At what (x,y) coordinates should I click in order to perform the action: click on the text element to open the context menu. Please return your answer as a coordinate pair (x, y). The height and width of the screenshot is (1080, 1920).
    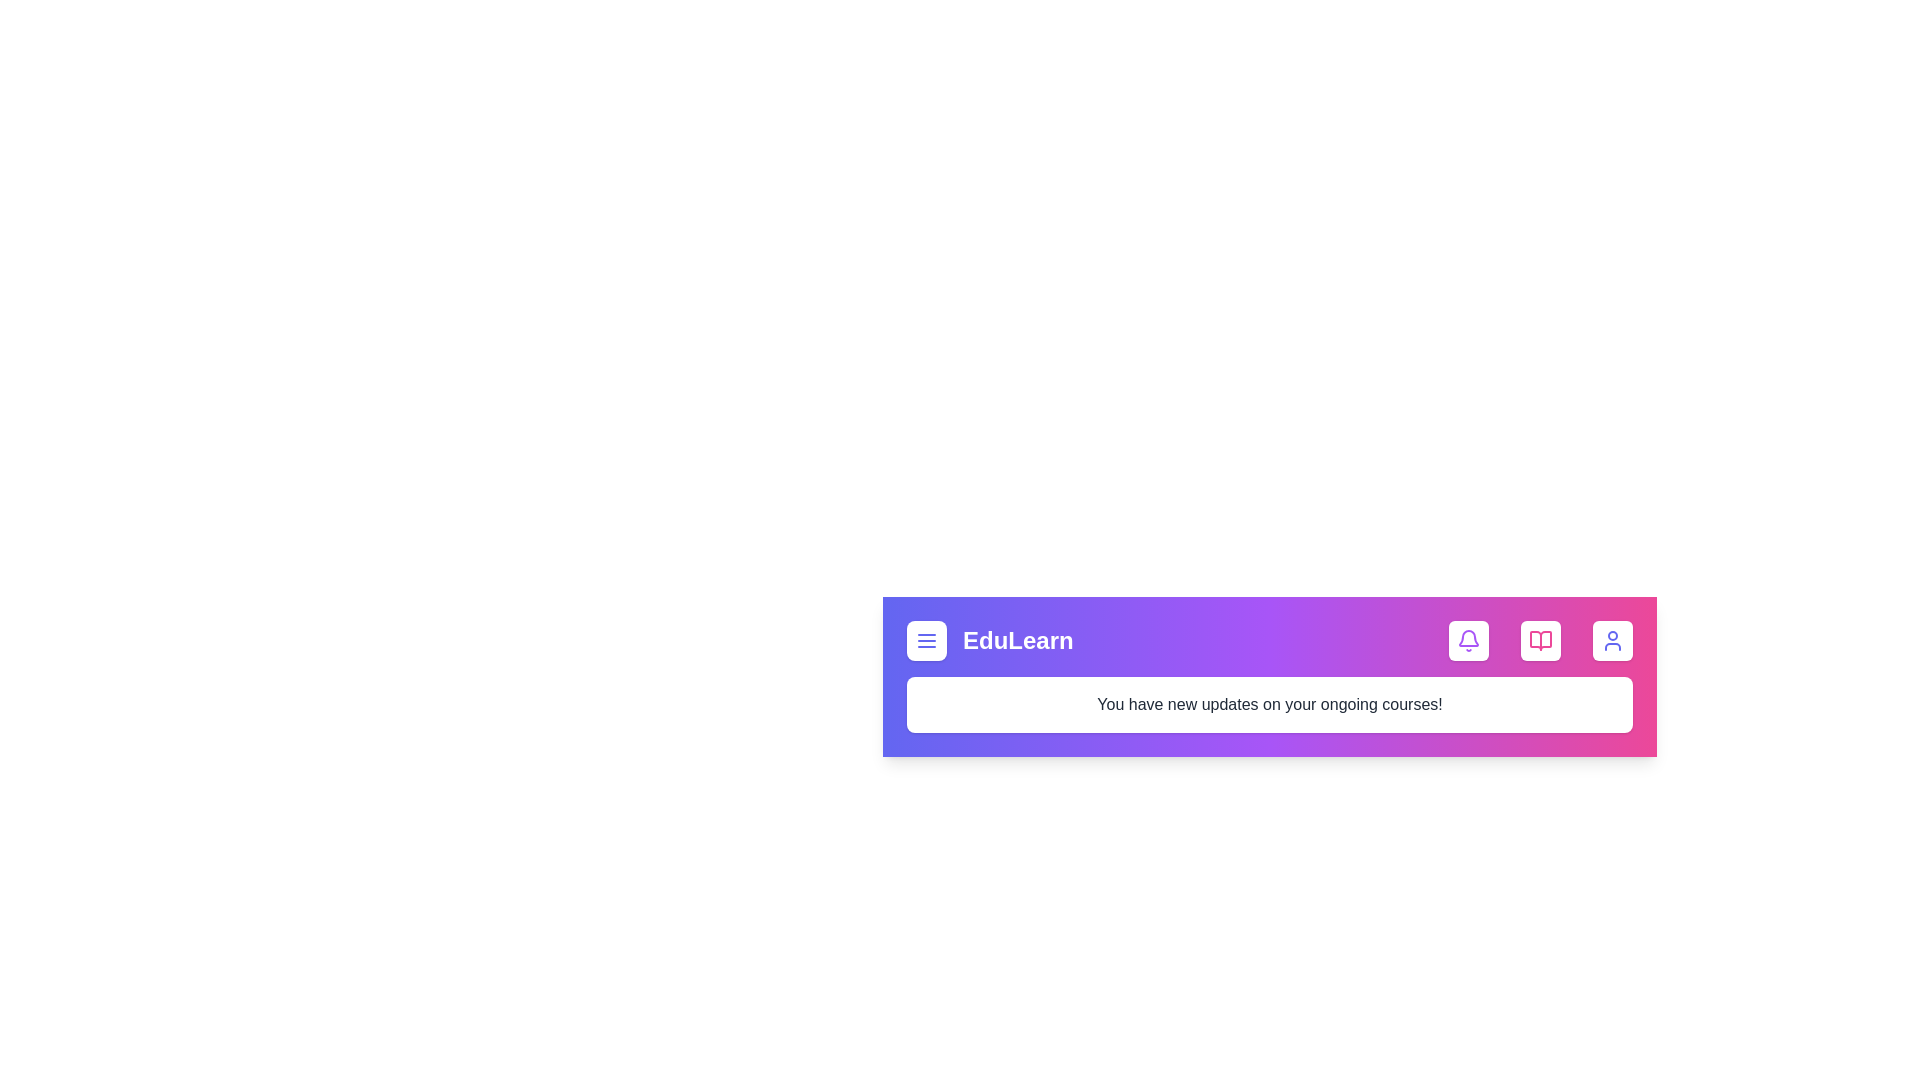
    Looking at the image, I should click on (1269, 704).